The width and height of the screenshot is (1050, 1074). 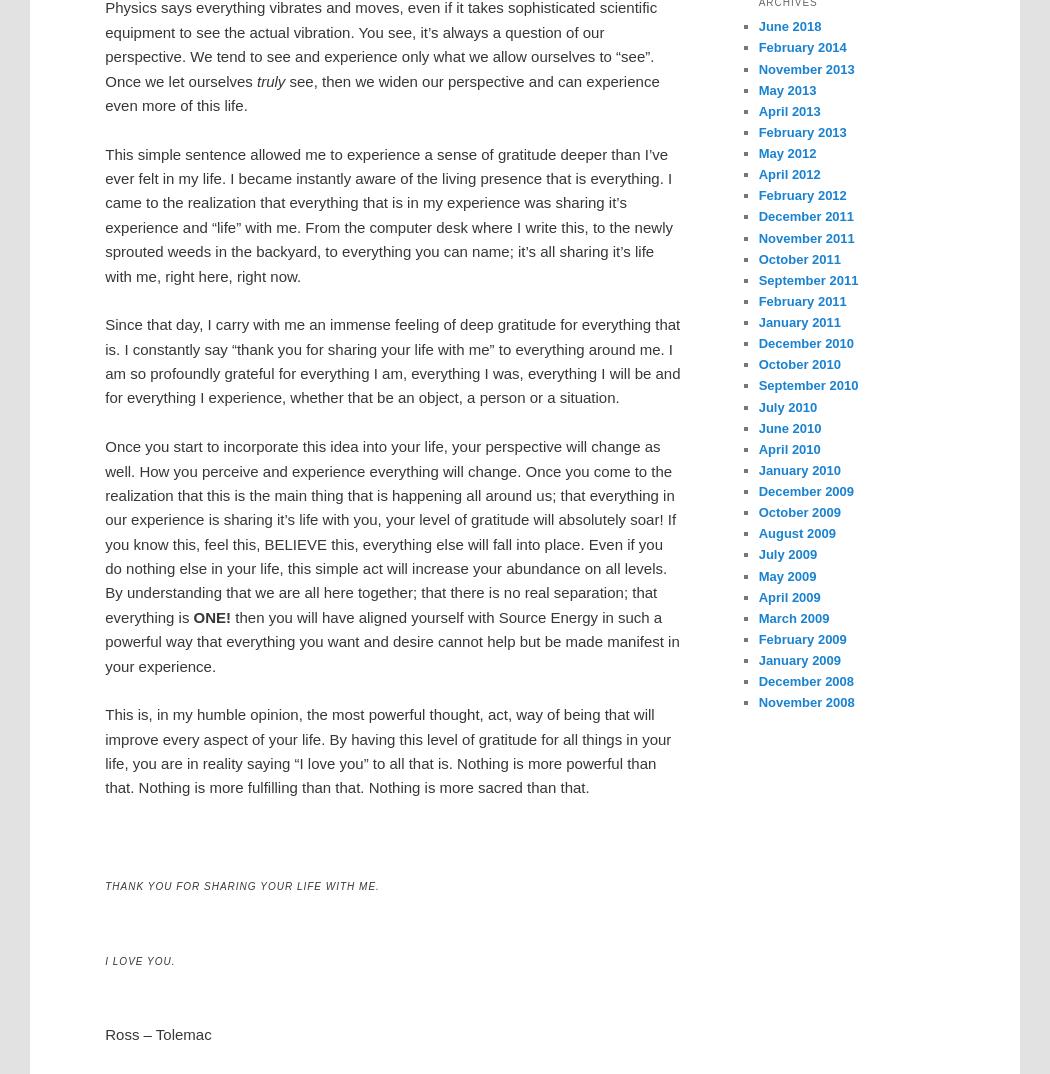 What do you see at coordinates (105, 359) in the screenshot?
I see `'Since that day, I carry with me an immense feeling of deep gratitude for everything that is. I constantly say “thank you for sharing your life with me” to everything around me. I am so profoundly grateful for everything I am, everything I was, everything I will be and for everything I experience, whether that be an object, a person or a situation.'` at bounding box center [105, 359].